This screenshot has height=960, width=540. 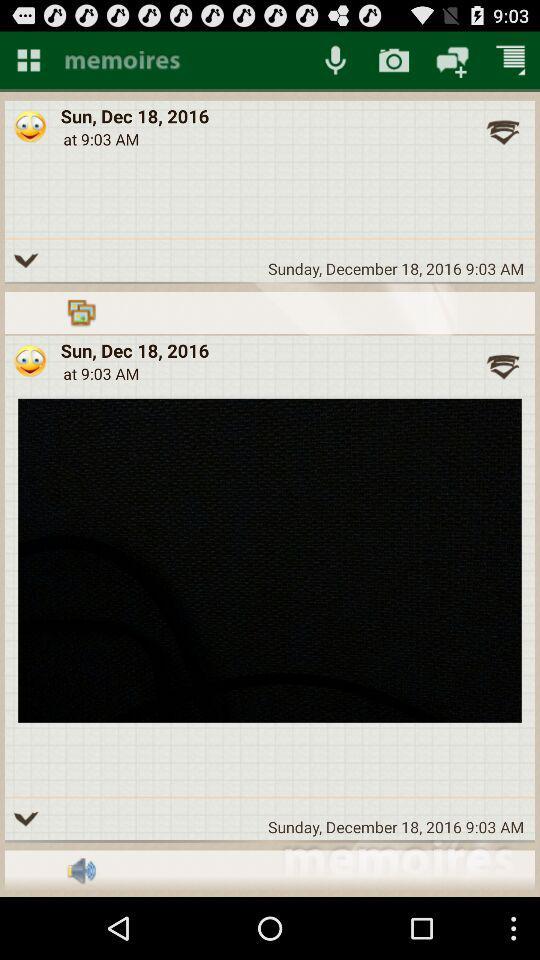 I want to click on the photo icon, so click(x=394, y=64).